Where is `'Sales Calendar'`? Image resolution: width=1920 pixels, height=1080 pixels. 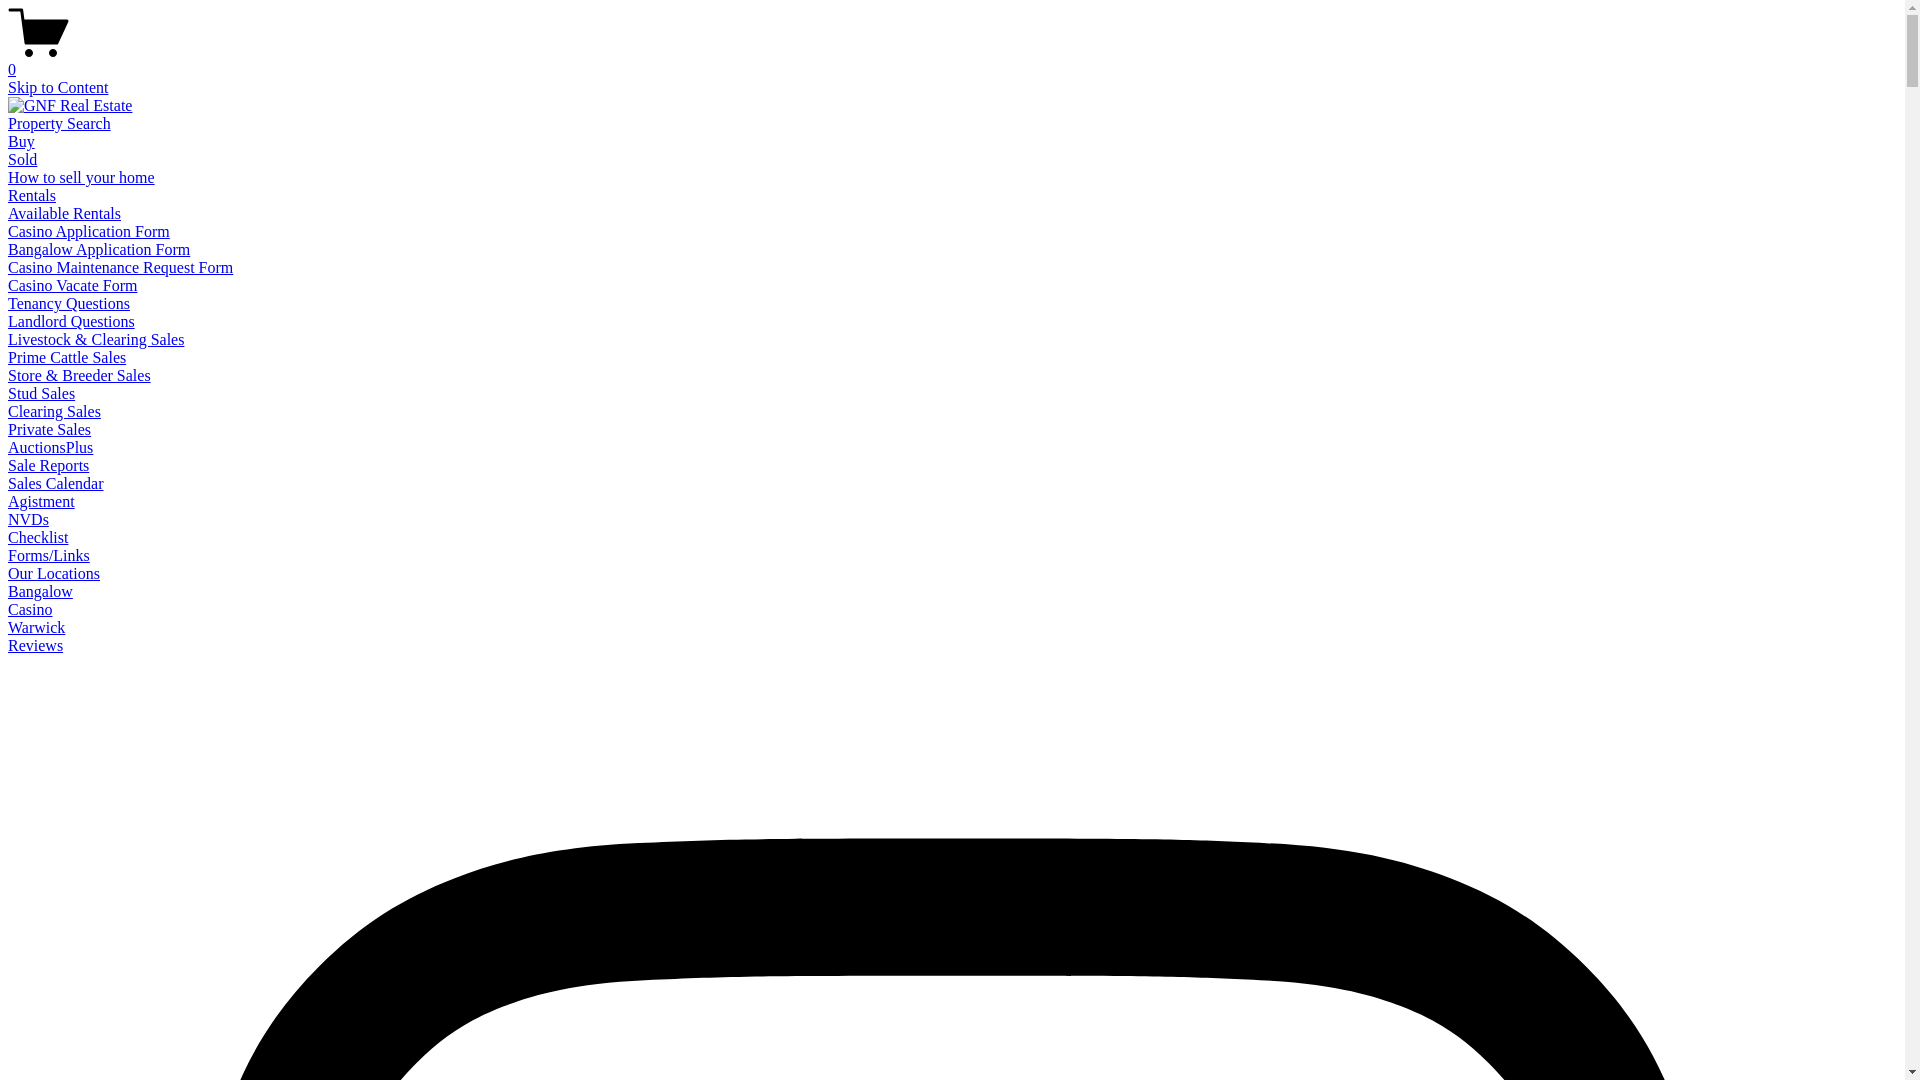 'Sales Calendar' is located at coordinates (56, 483).